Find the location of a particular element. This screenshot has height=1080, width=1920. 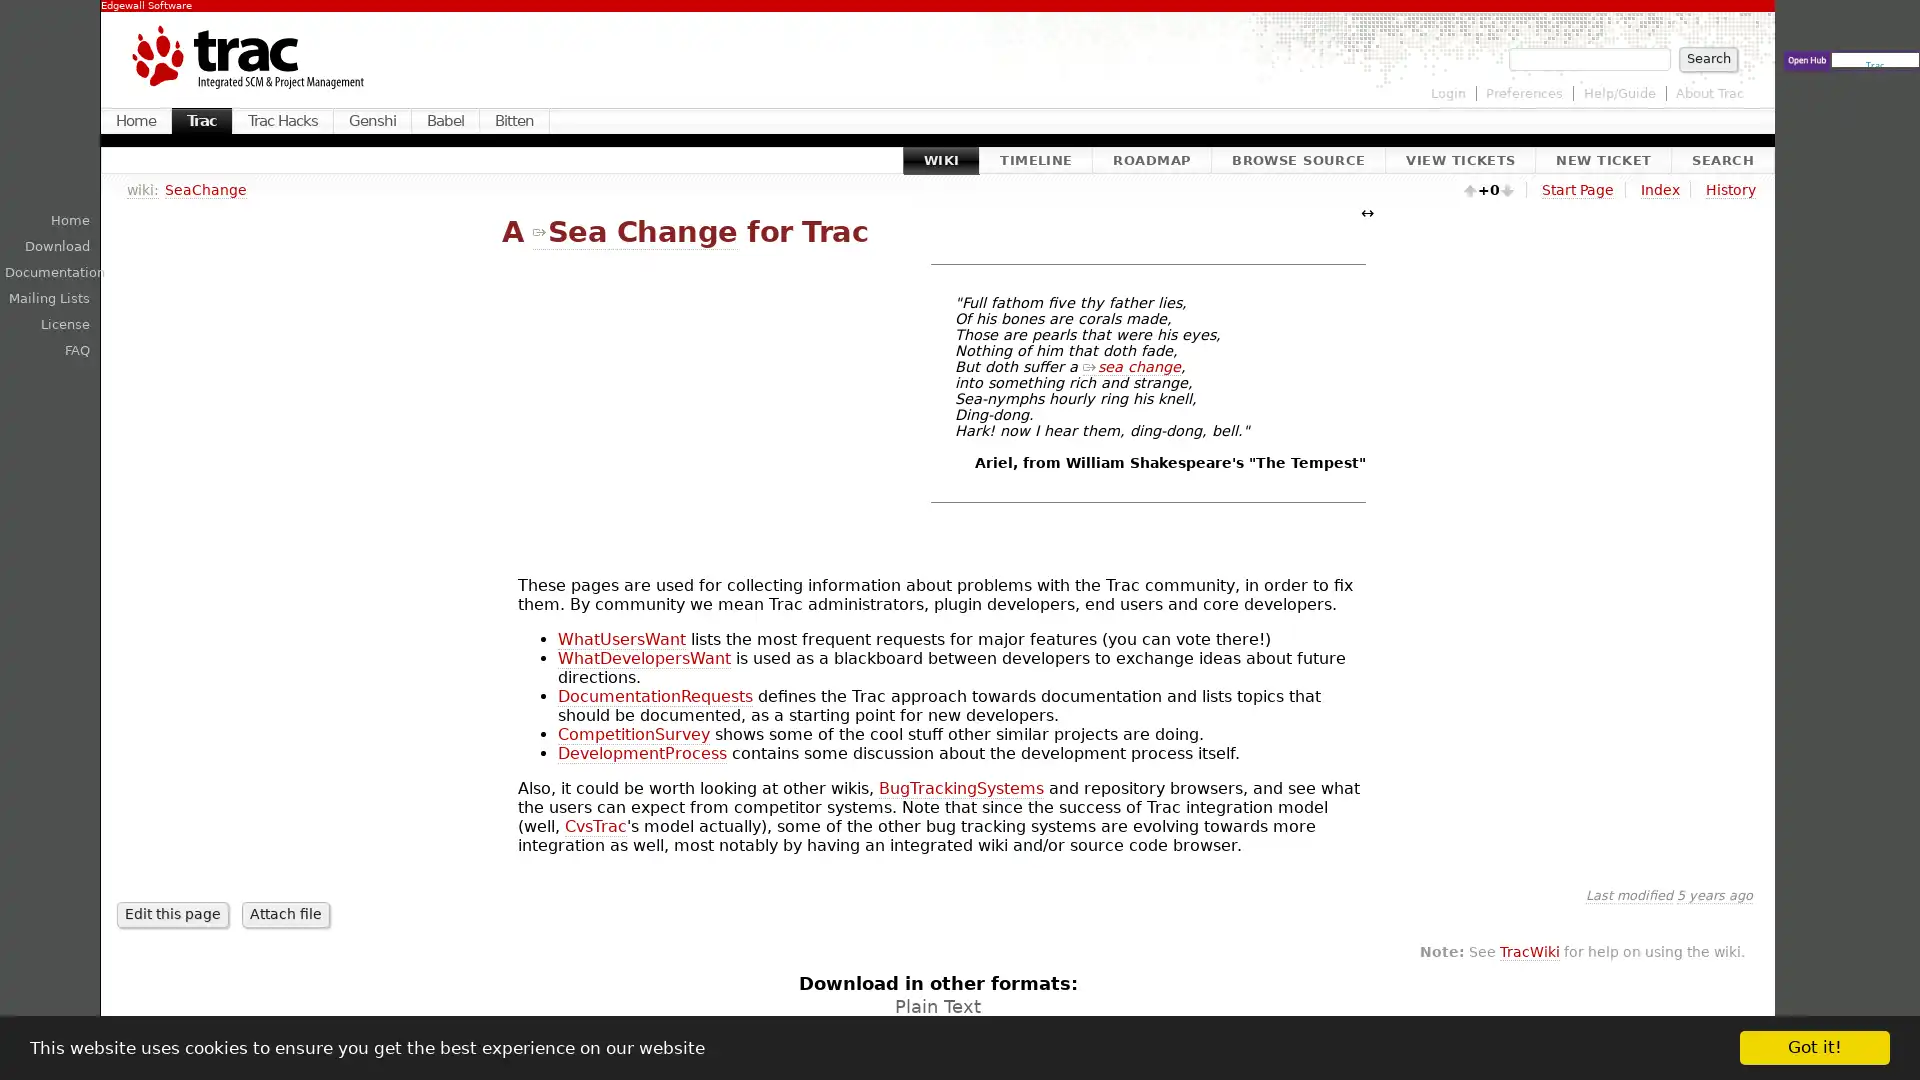

Search is located at coordinates (1707, 57).